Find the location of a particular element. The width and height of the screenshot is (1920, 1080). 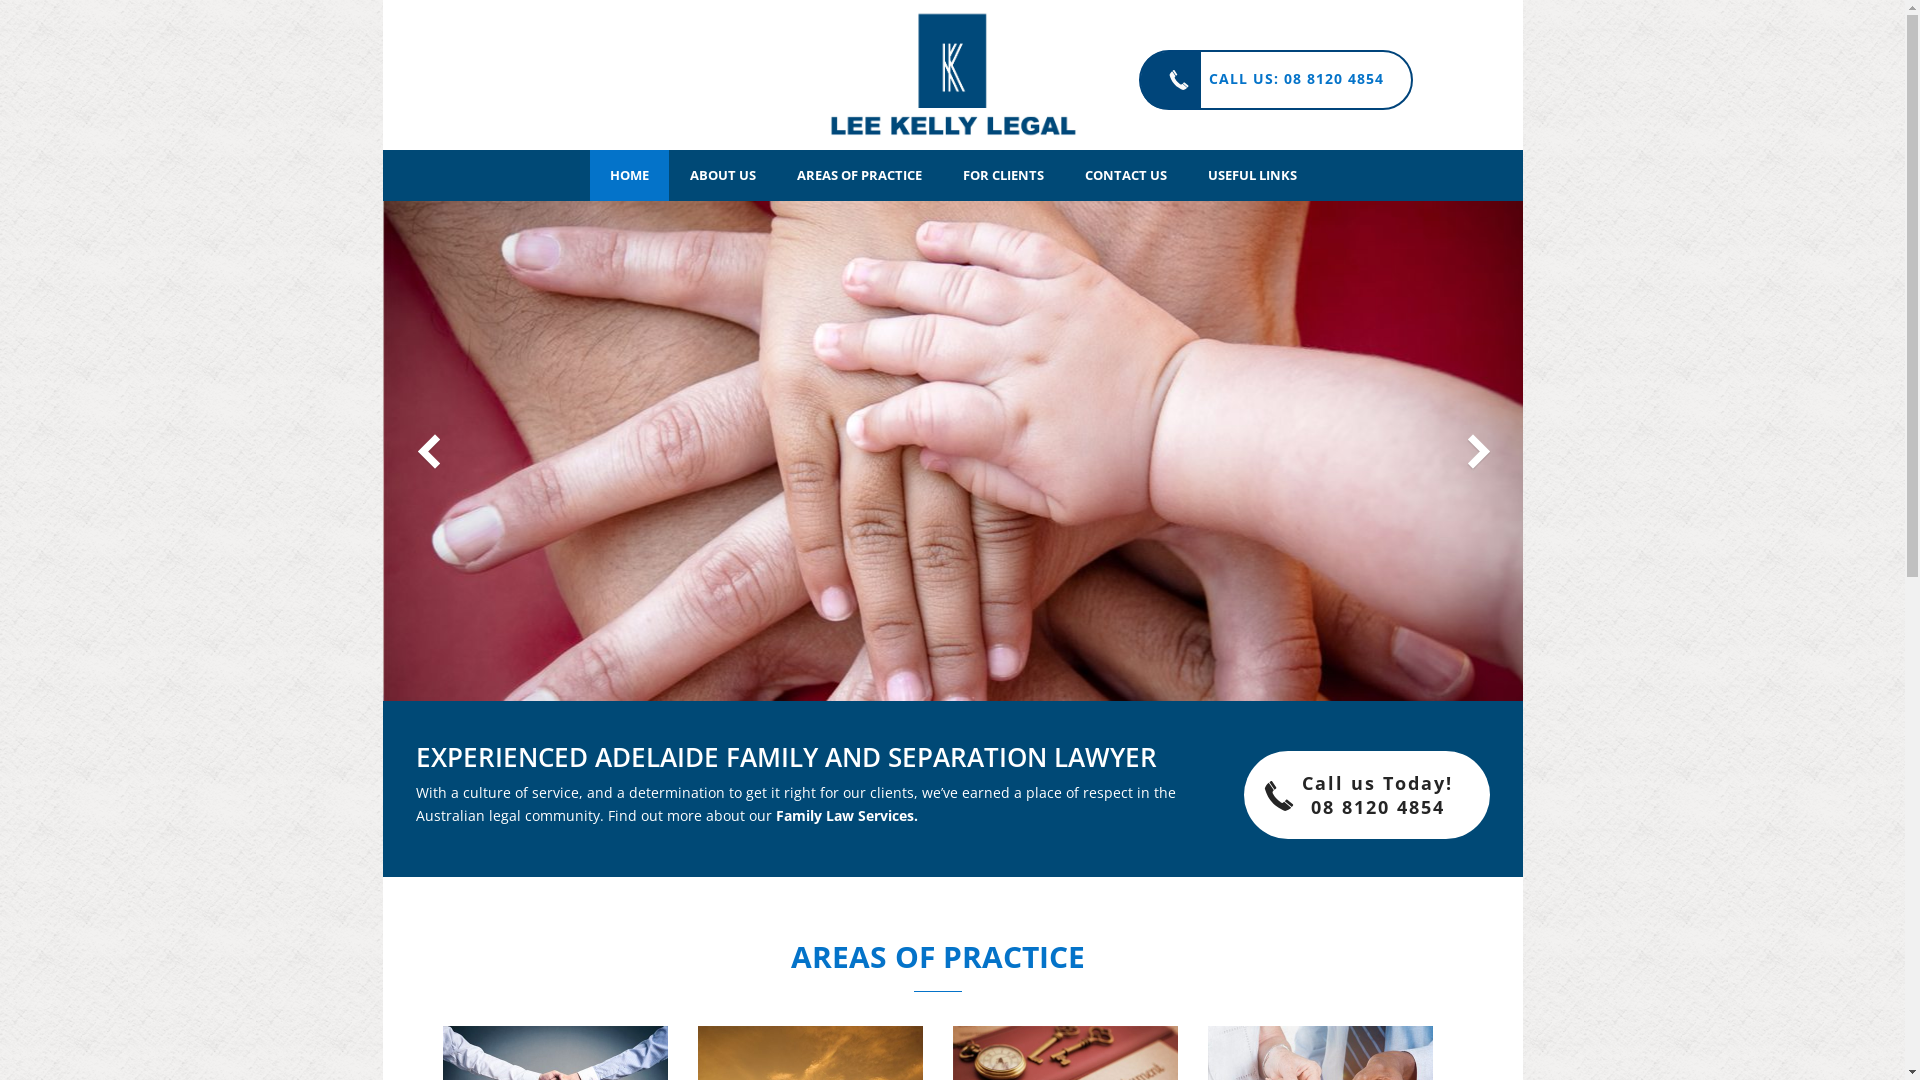

'Call us Today! 08 8120 4854' is located at coordinates (1242, 793).